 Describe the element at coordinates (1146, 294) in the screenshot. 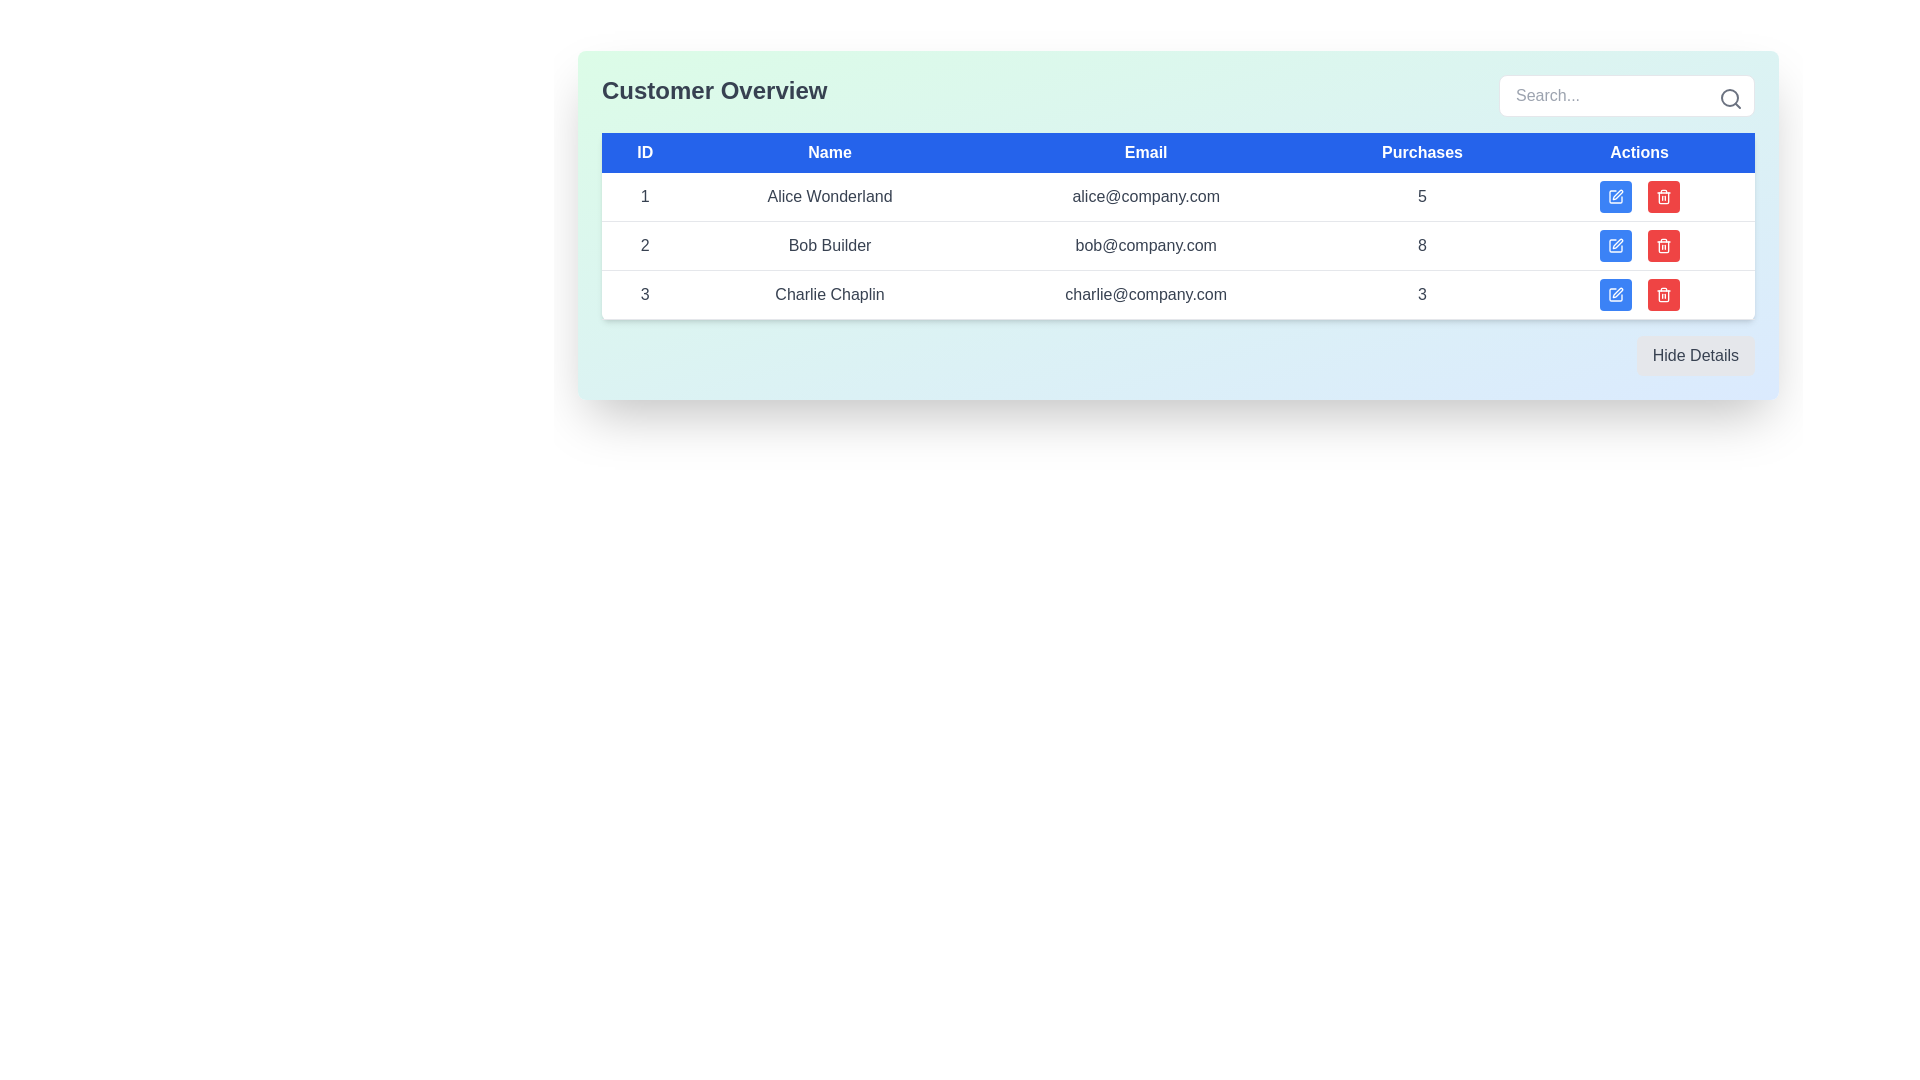

I see `the Text Label displaying the email address of user 'Charlie Chaplin', located in the third column of the third row in the data table` at that location.